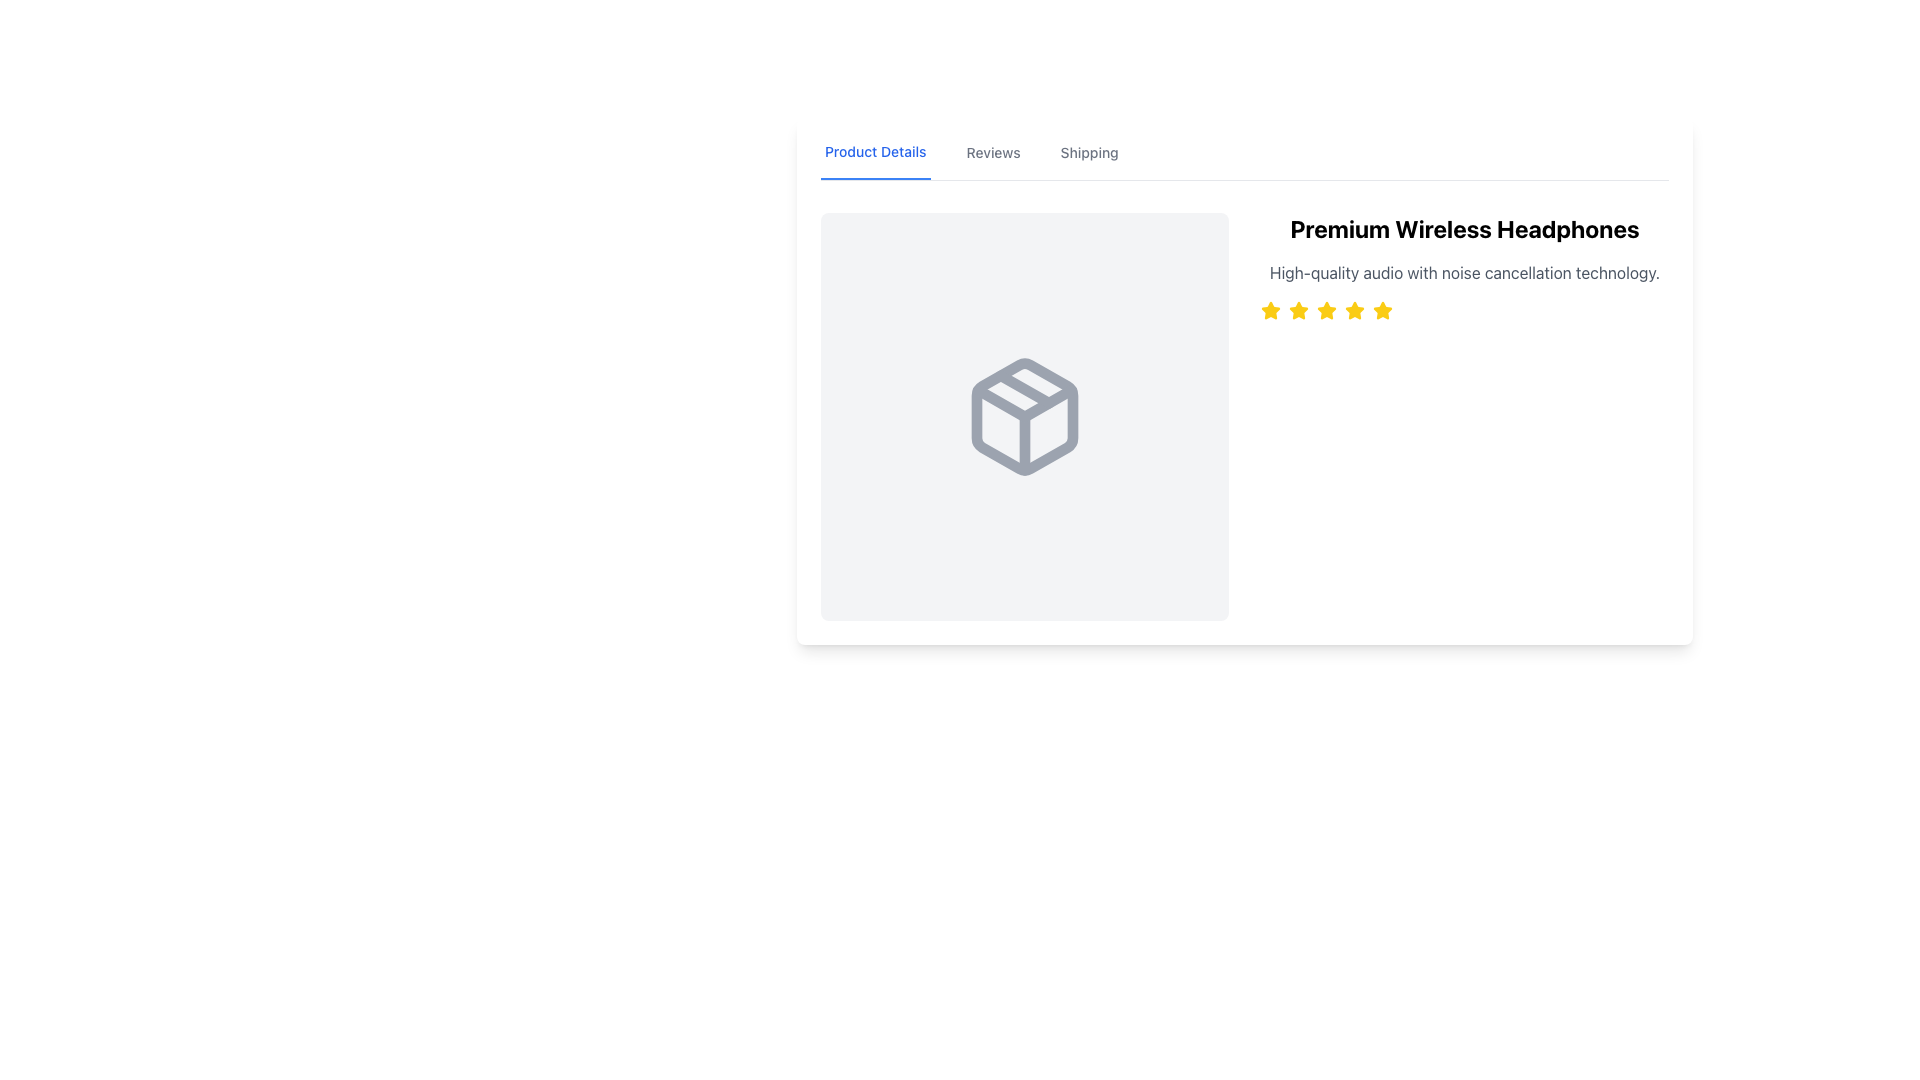 This screenshot has width=1920, height=1080. I want to click on the sixth star icon in the row of yellow star icons, located below the title 'Premium Wireless Headphones.', so click(1354, 311).